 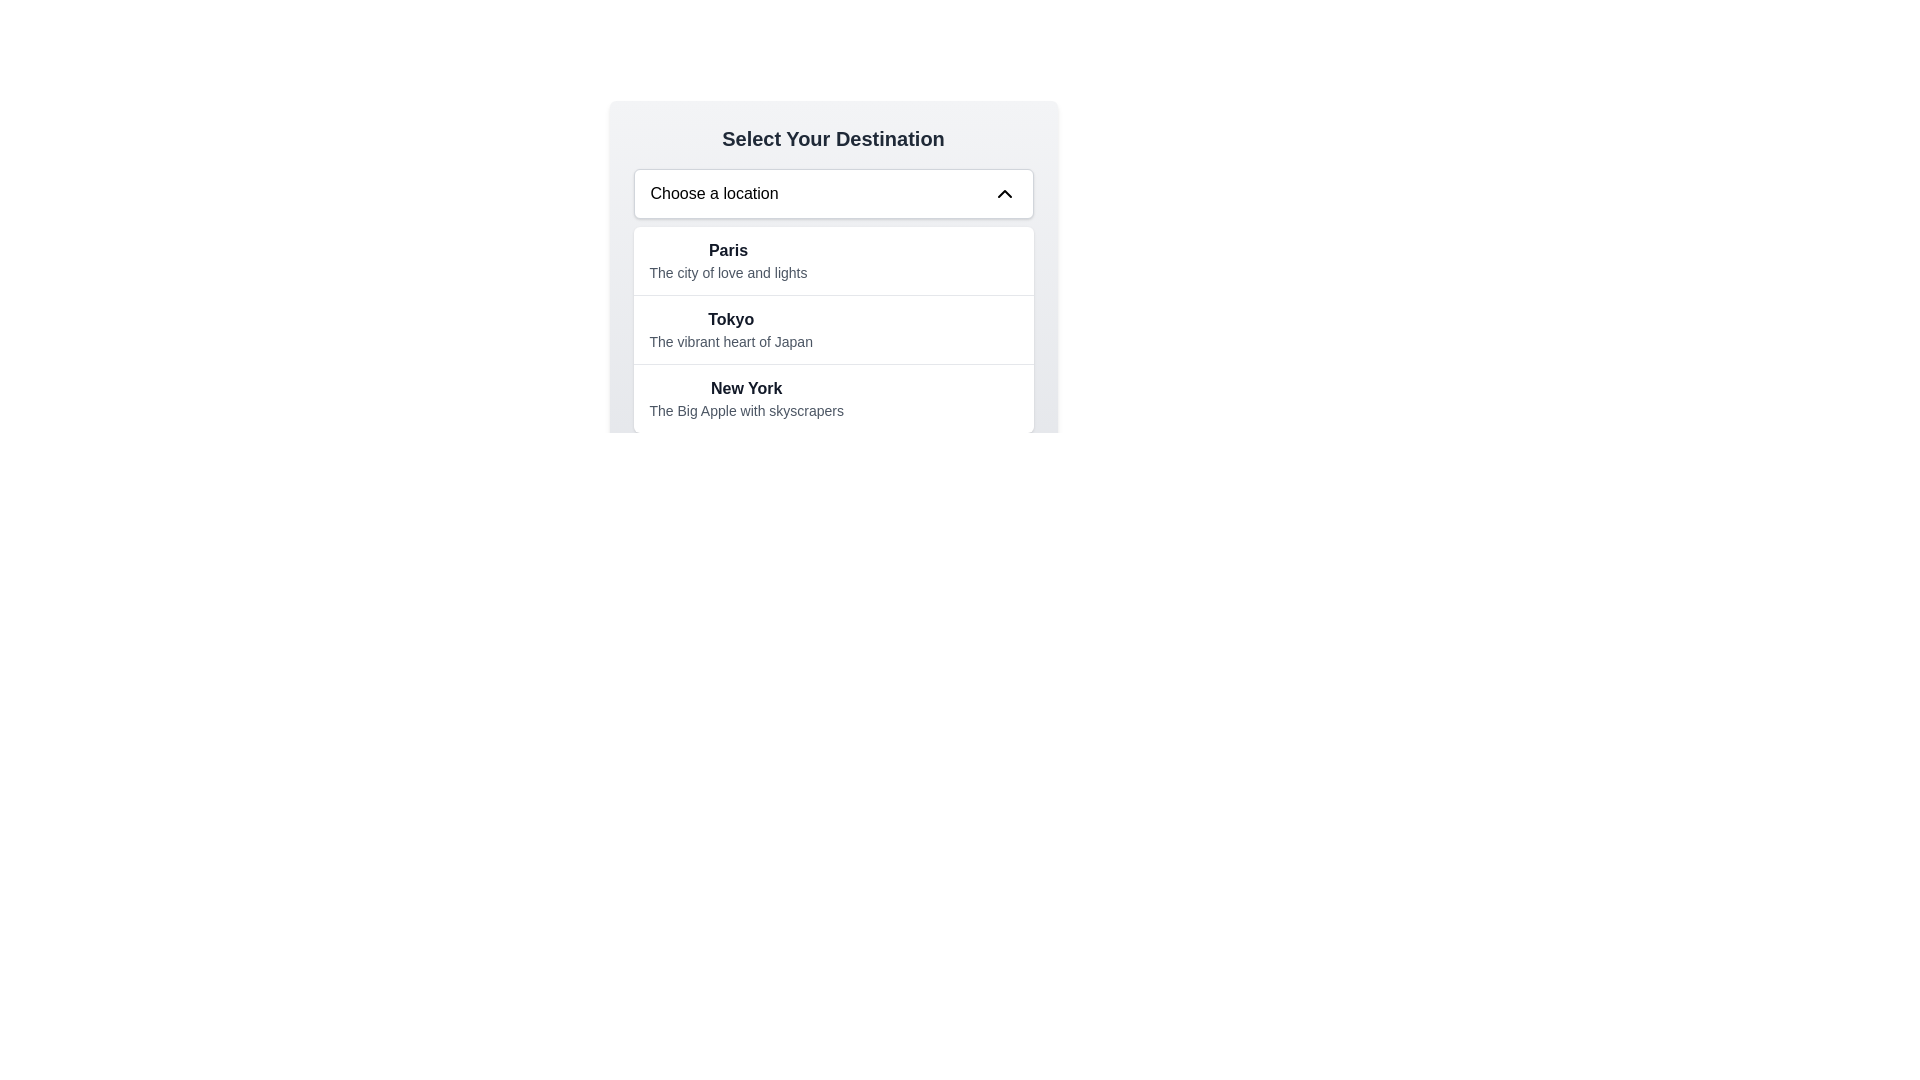 What do you see at coordinates (745, 389) in the screenshot?
I see `the bold-text label displaying 'New York' in the dropdown menu of possible destinations` at bounding box center [745, 389].